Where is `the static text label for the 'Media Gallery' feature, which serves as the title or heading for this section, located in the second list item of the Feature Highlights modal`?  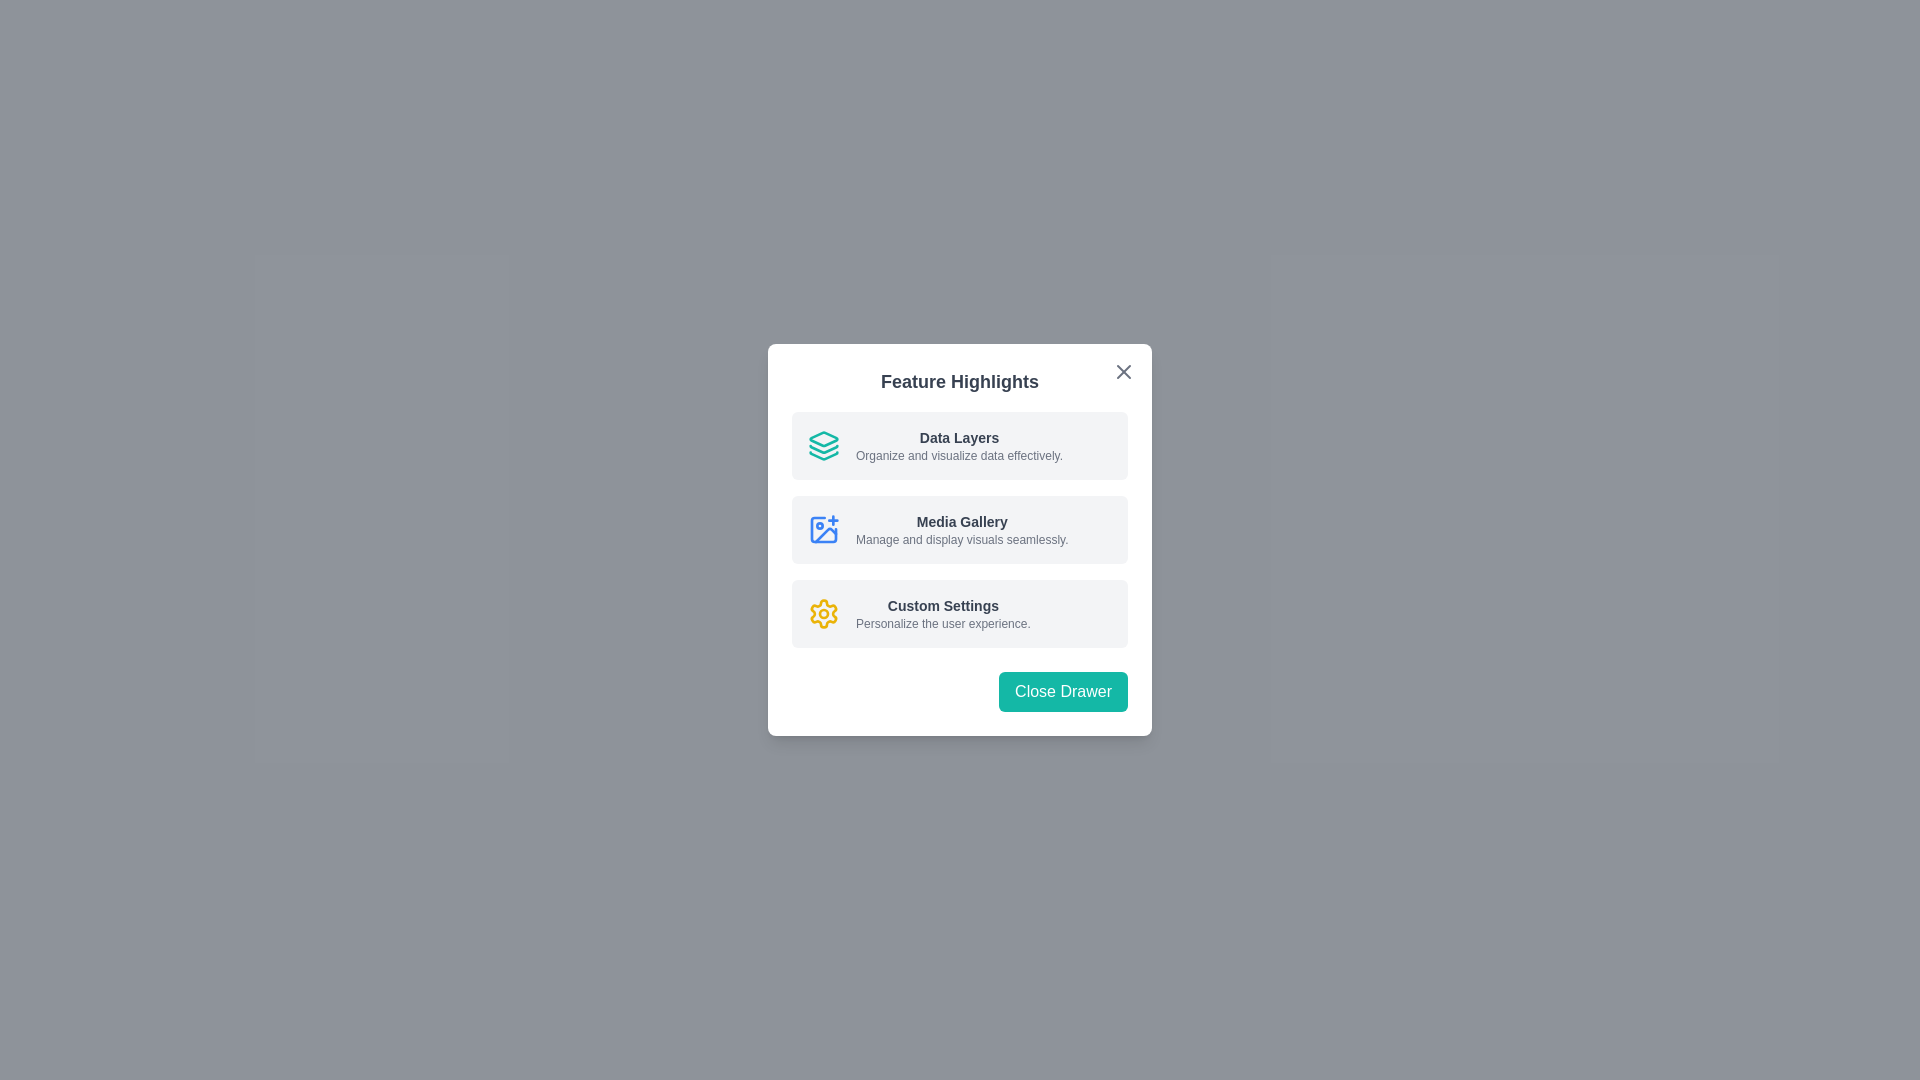
the static text label for the 'Media Gallery' feature, which serves as the title or heading for this section, located in the second list item of the Feature Highlights modal is located at coordinates (962, 520).